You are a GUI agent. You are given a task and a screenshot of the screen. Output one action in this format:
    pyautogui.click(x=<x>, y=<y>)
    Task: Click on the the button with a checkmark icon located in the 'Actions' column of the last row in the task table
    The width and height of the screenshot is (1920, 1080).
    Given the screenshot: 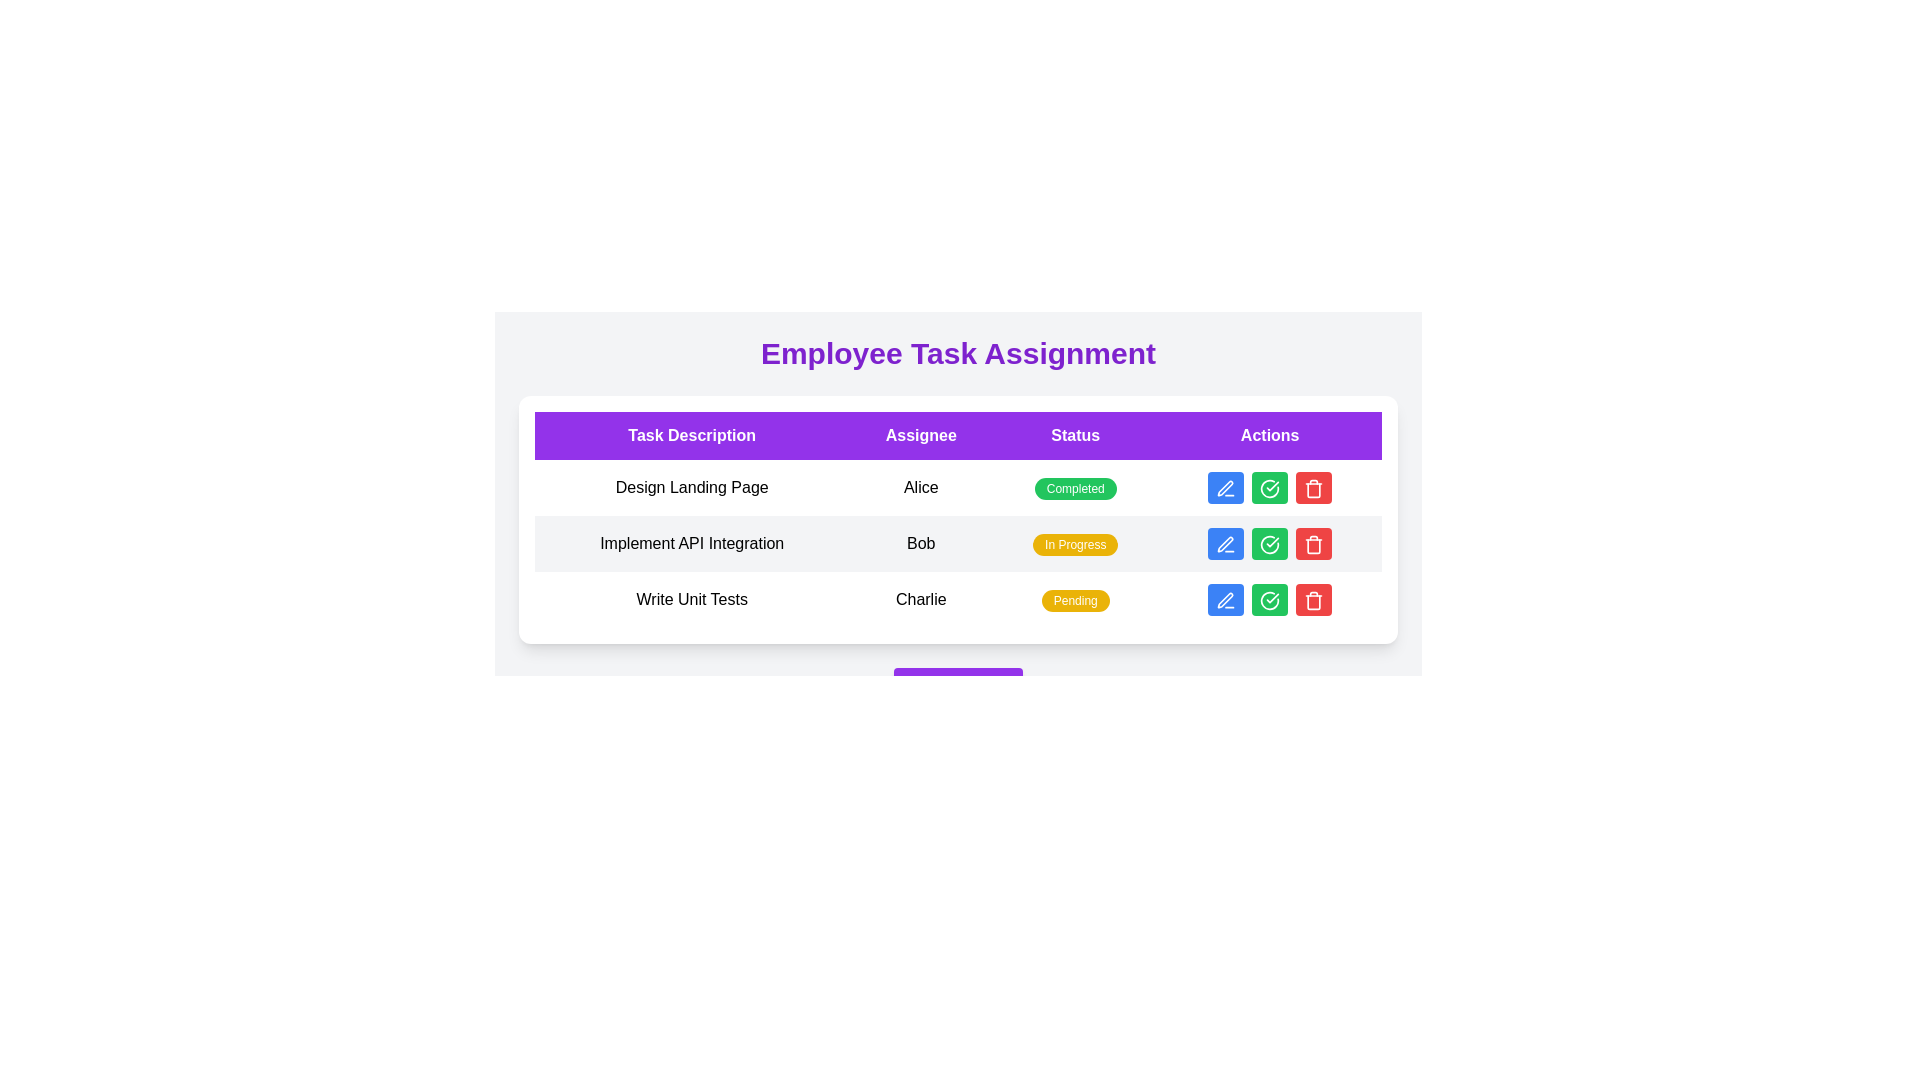 What is the action you would take?
    pyautogui.click(x=1269, y=599)
    